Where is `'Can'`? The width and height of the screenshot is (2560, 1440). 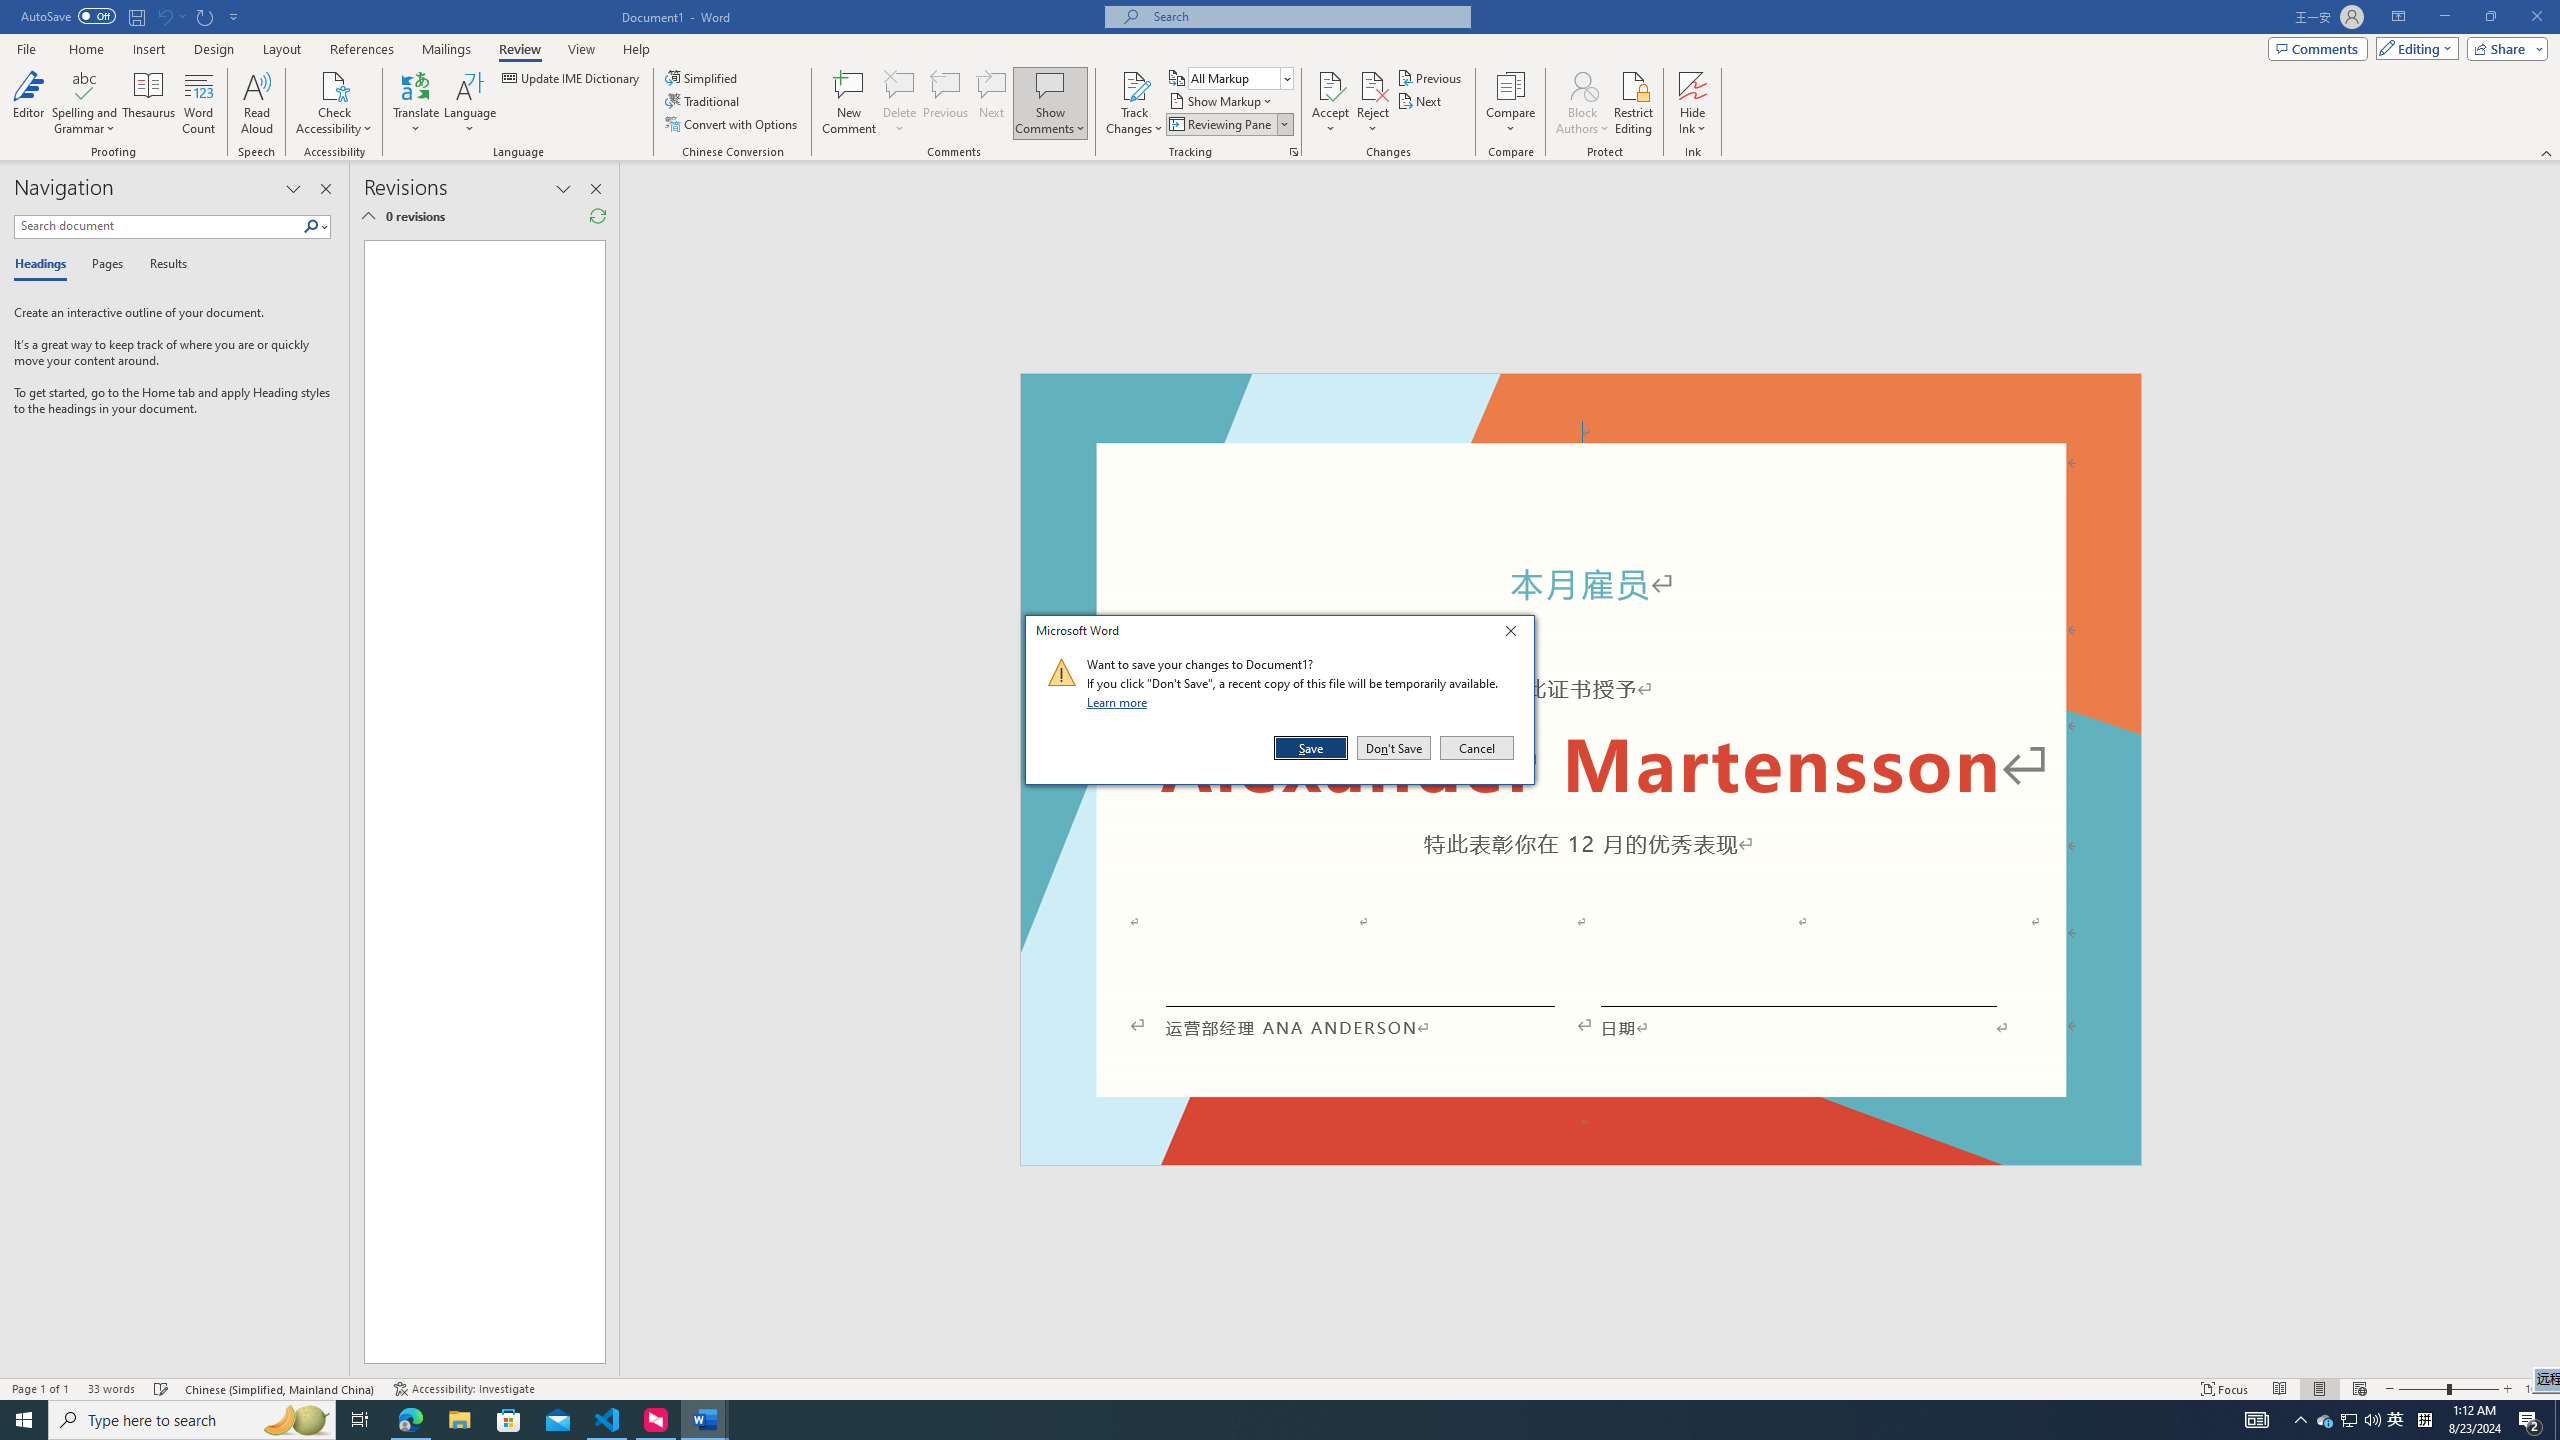
'Can' is located at coordinates (170, 15).